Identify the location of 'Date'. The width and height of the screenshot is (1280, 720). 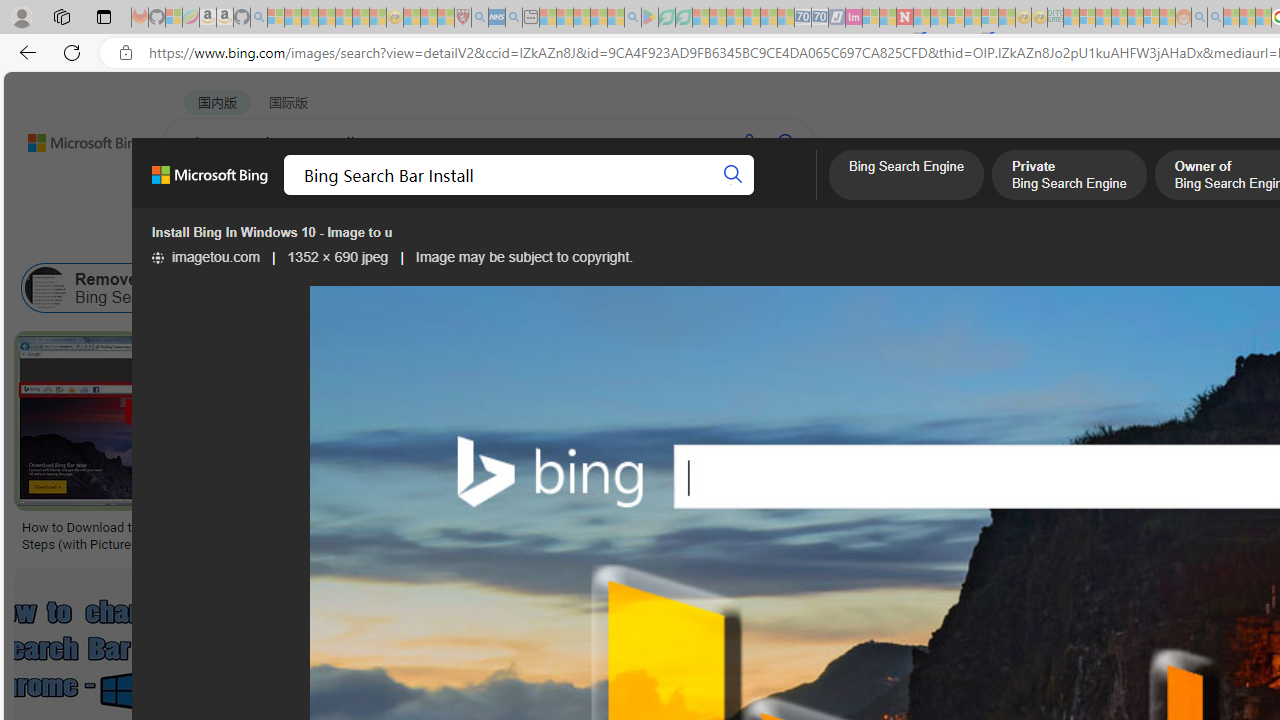
(591, 236).